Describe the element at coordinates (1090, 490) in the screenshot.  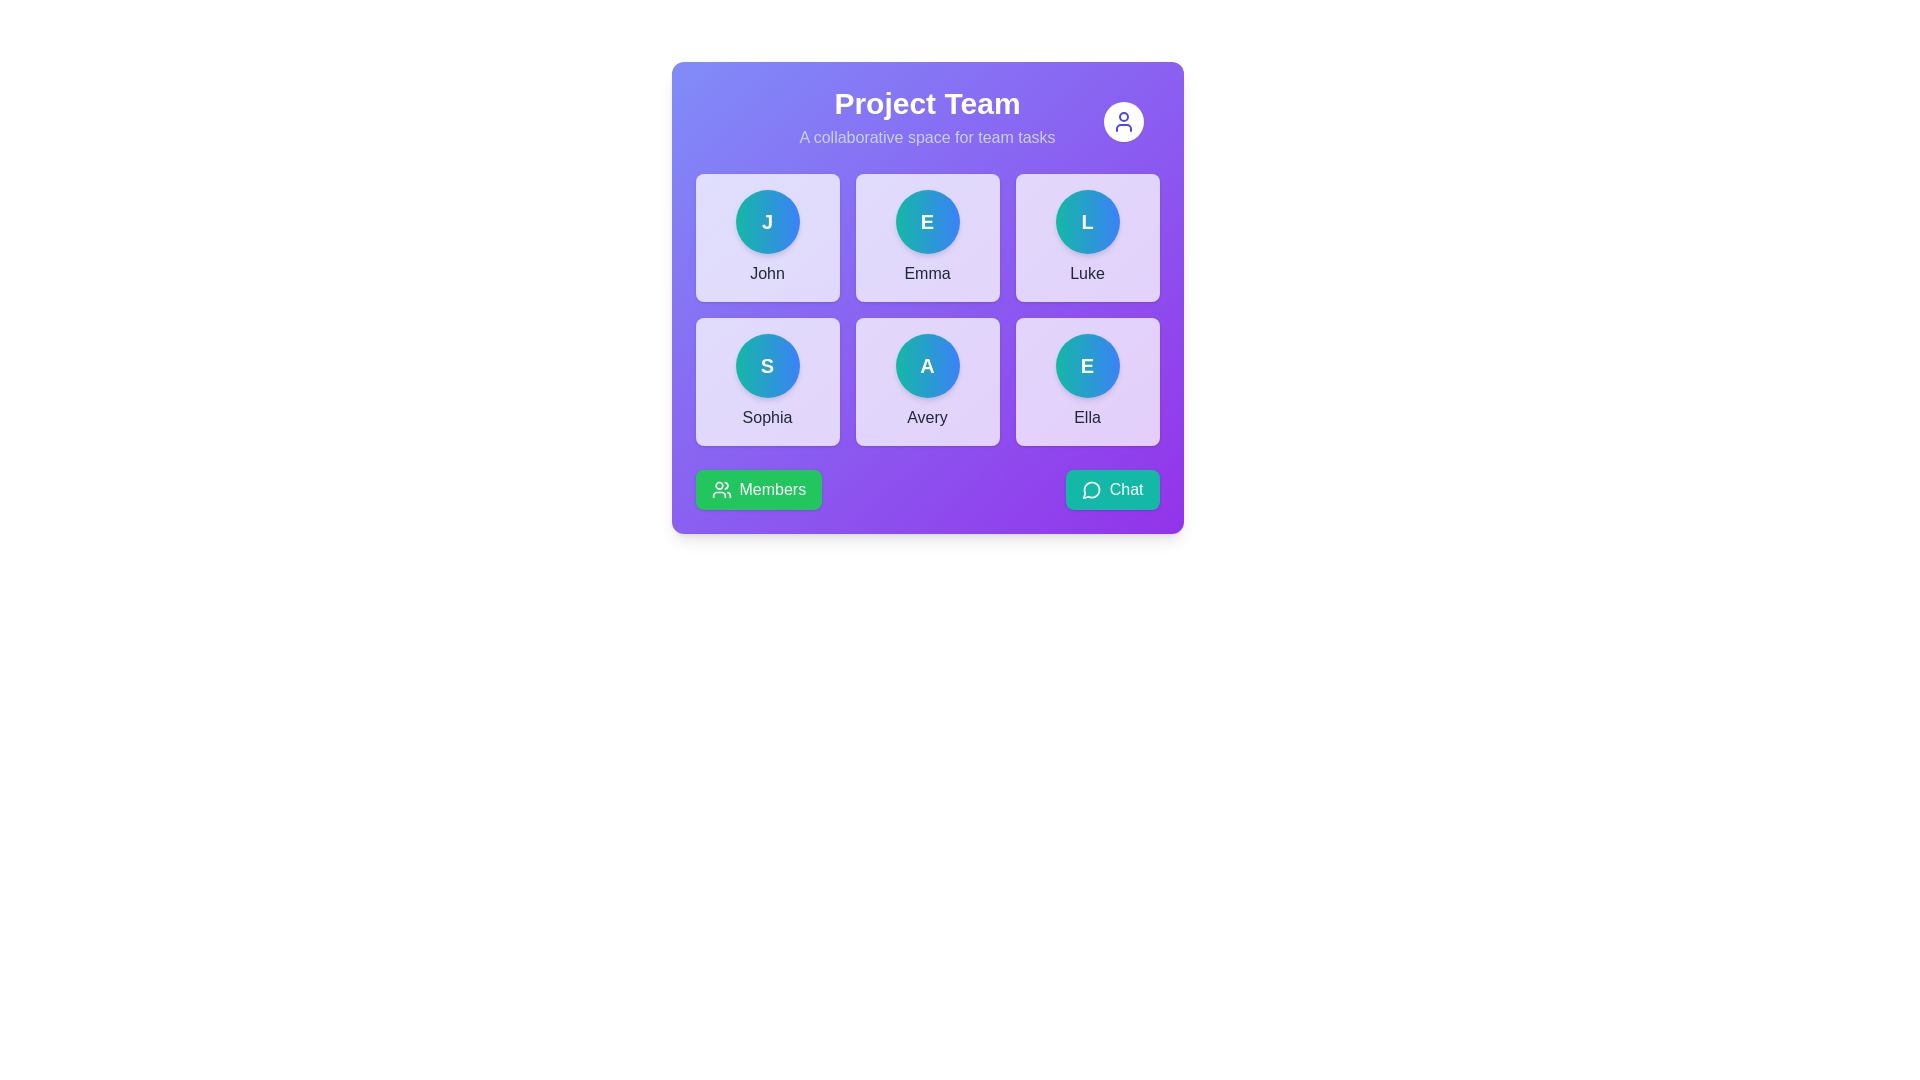
I see `the inner graphical content of the 'Chat' button located in the bottom-right corner of the main interface` at that location.